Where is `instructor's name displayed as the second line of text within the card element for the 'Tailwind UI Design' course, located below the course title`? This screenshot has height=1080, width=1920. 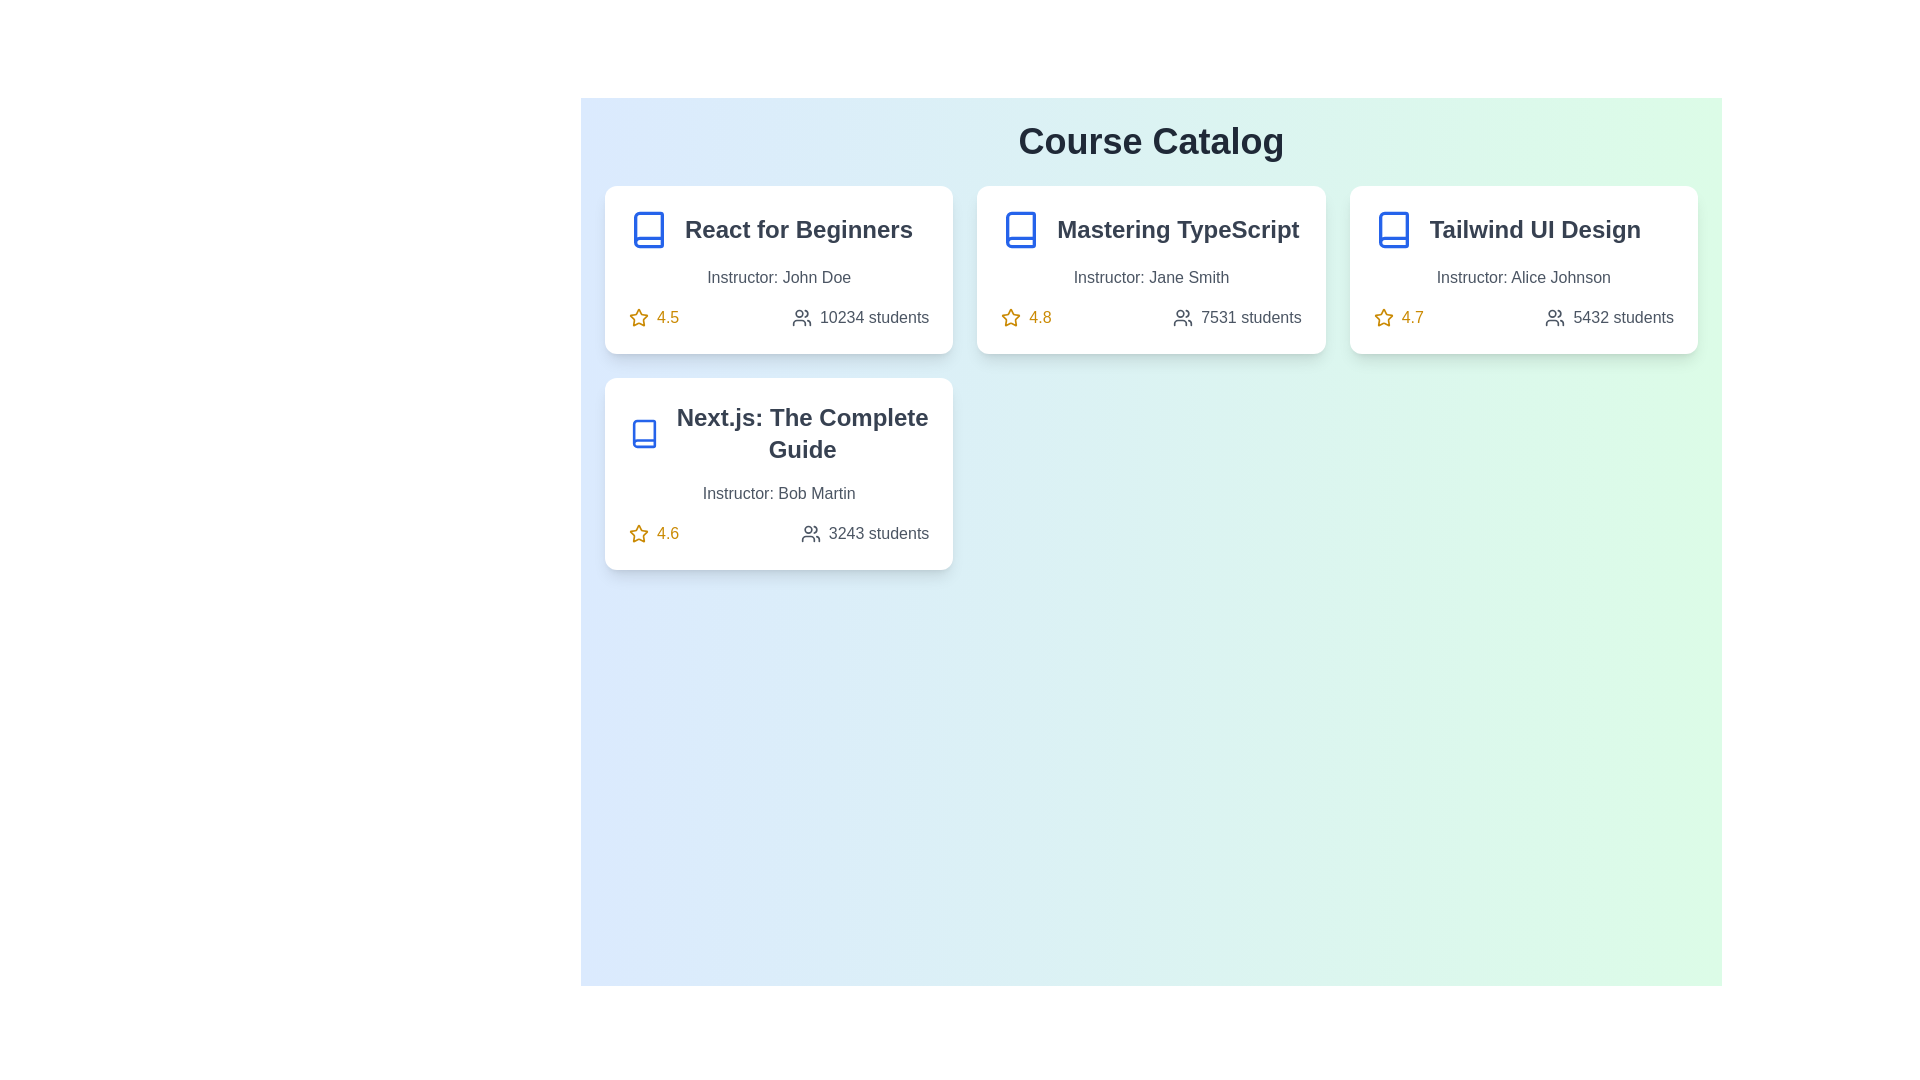
instructor's name displayed as the second line of text within the card element for the 'Tailwind UI Design' course, located below the course title is located at coordinates (1522, 277).